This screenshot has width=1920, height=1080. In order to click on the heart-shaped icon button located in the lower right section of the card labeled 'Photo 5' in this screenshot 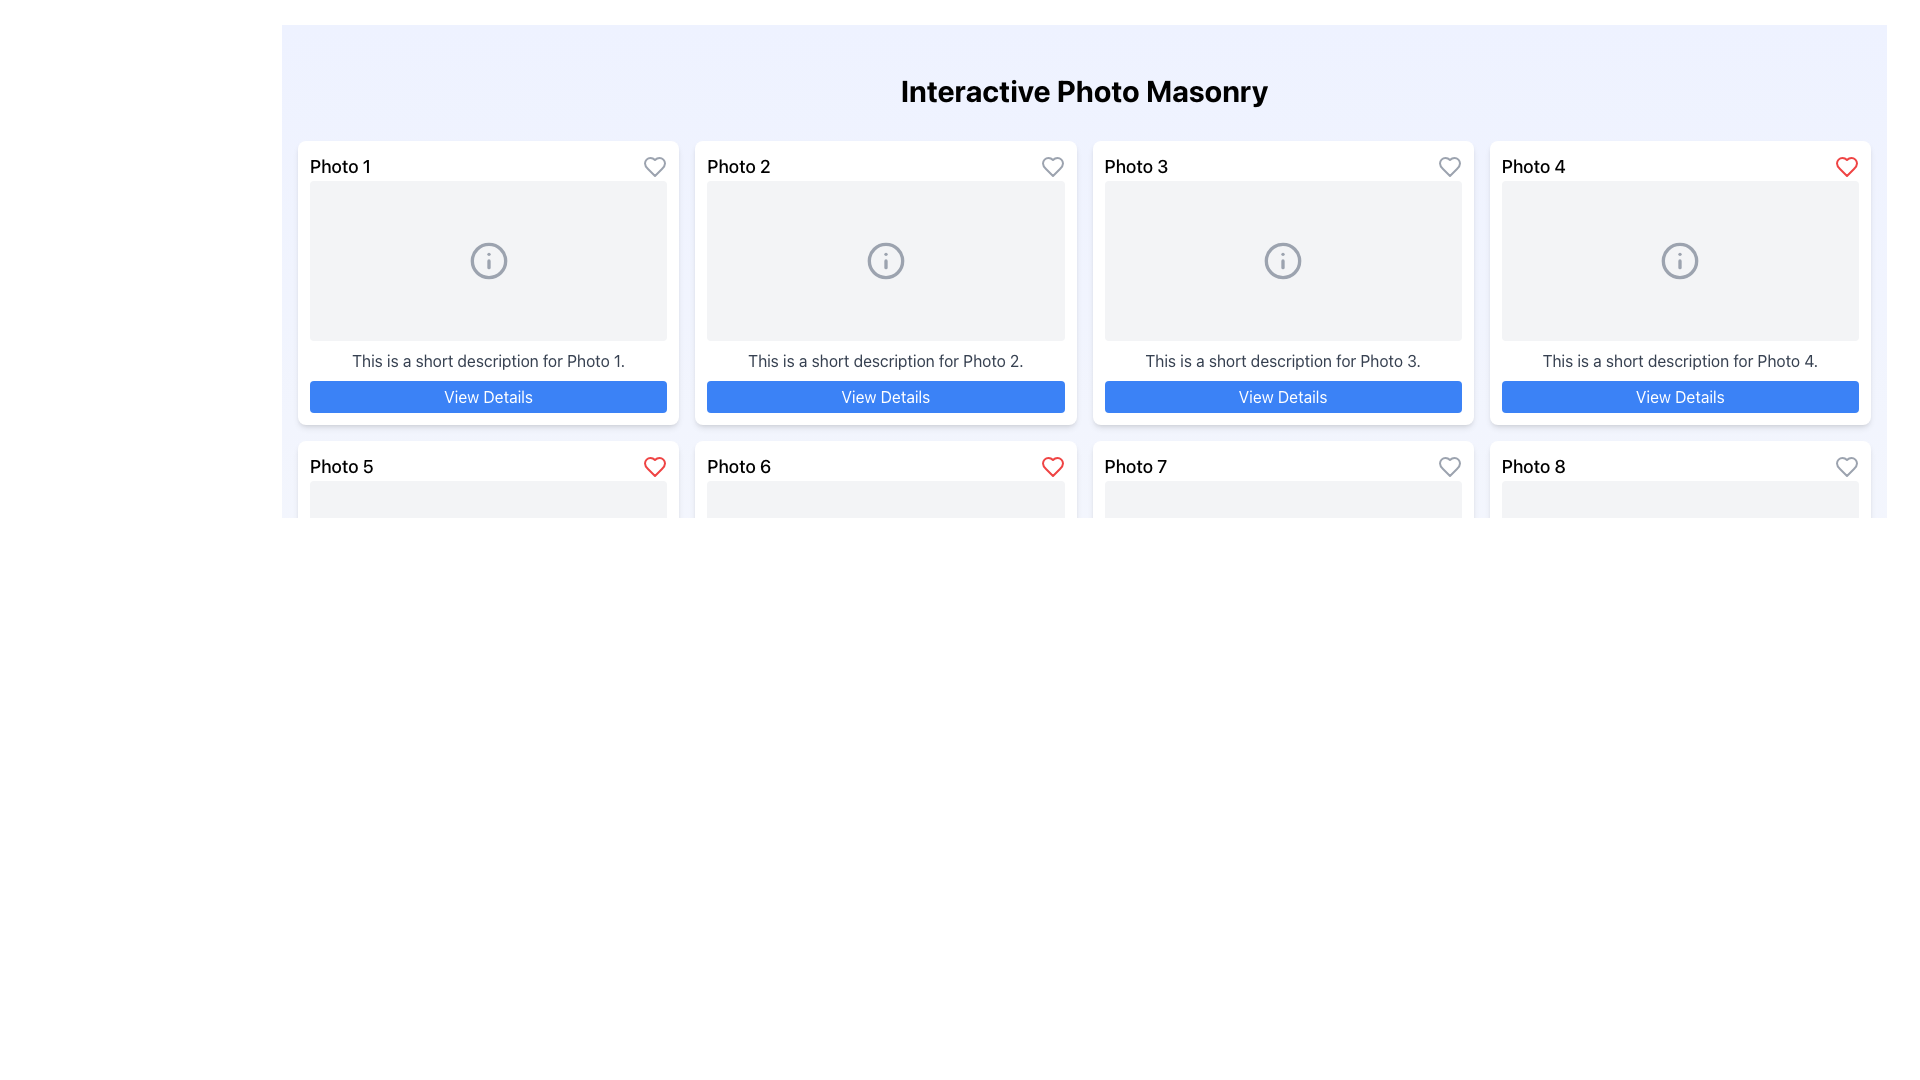, I will do `click(655, 466)`.